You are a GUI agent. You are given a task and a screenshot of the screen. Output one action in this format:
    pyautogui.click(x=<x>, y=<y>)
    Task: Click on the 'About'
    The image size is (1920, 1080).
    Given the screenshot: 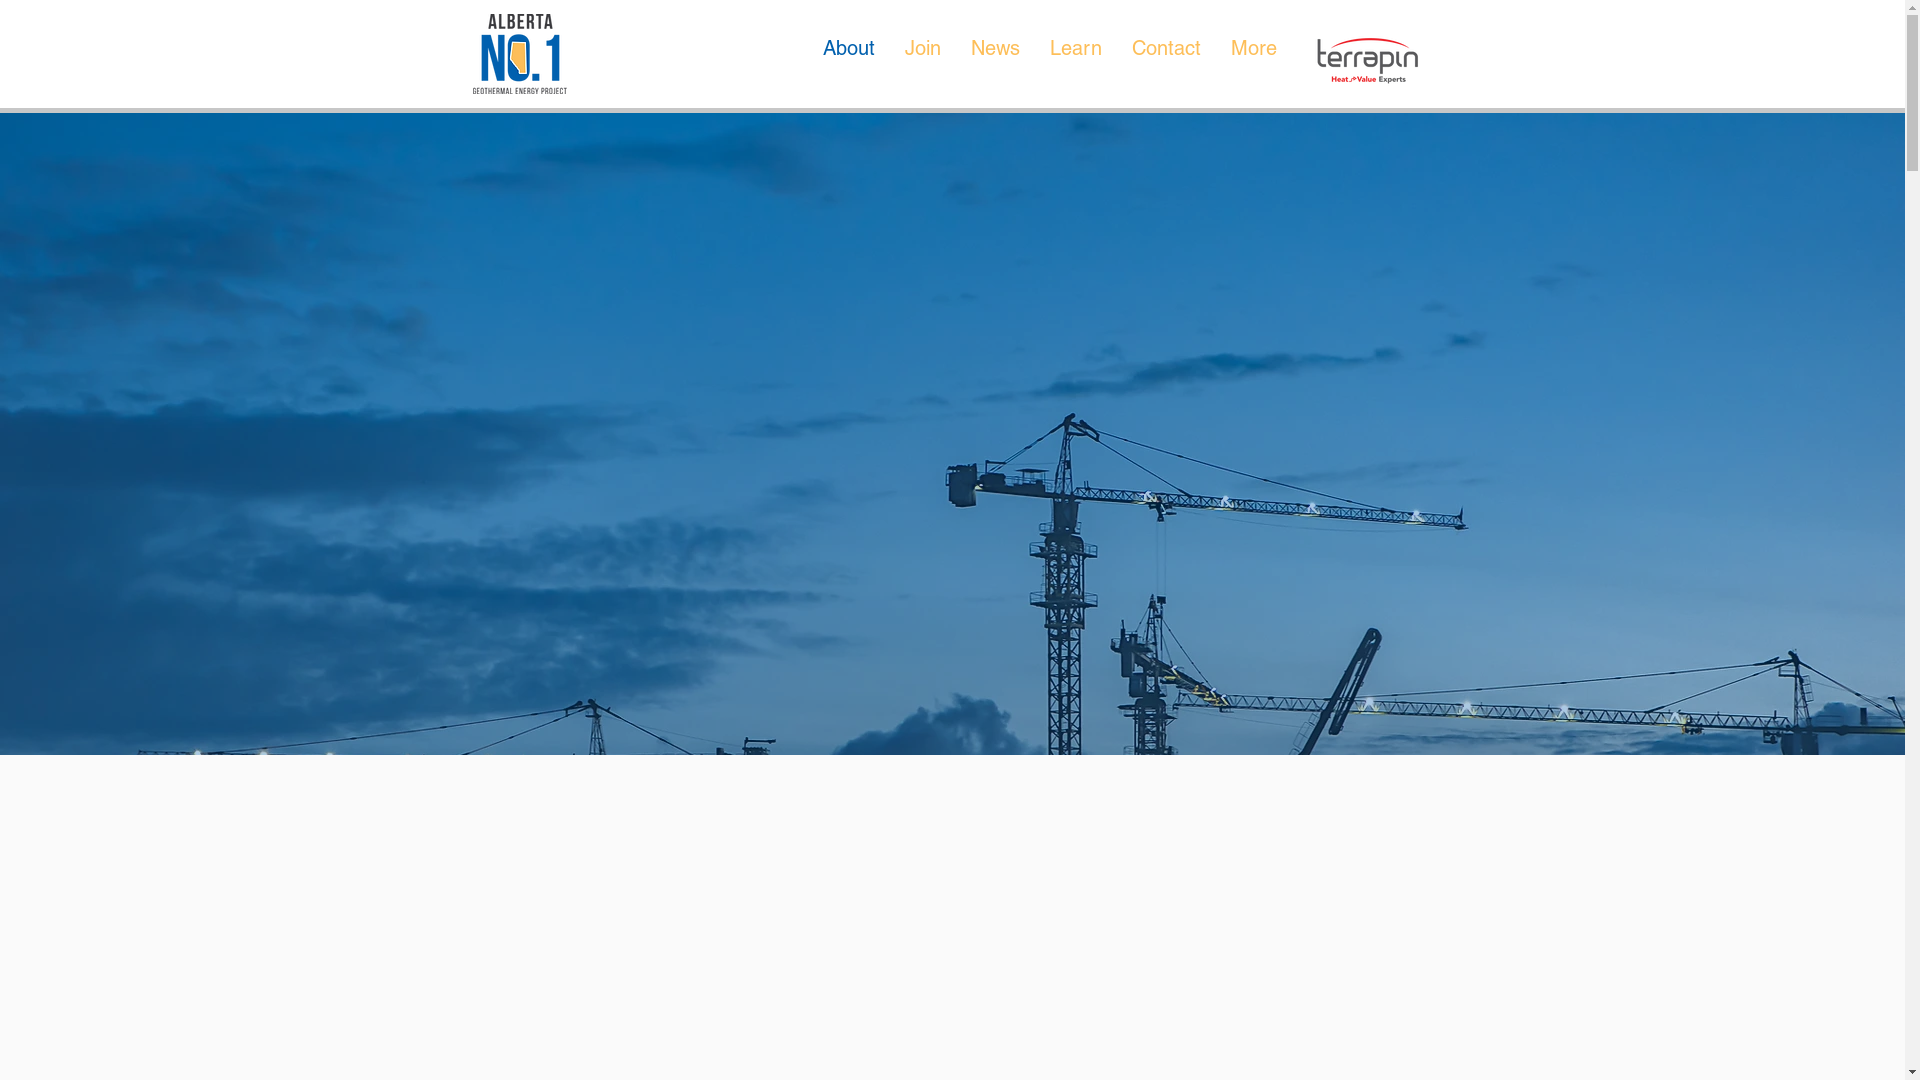 What is the action you would take?
    pyautogui.click(x=849, y=57)
    